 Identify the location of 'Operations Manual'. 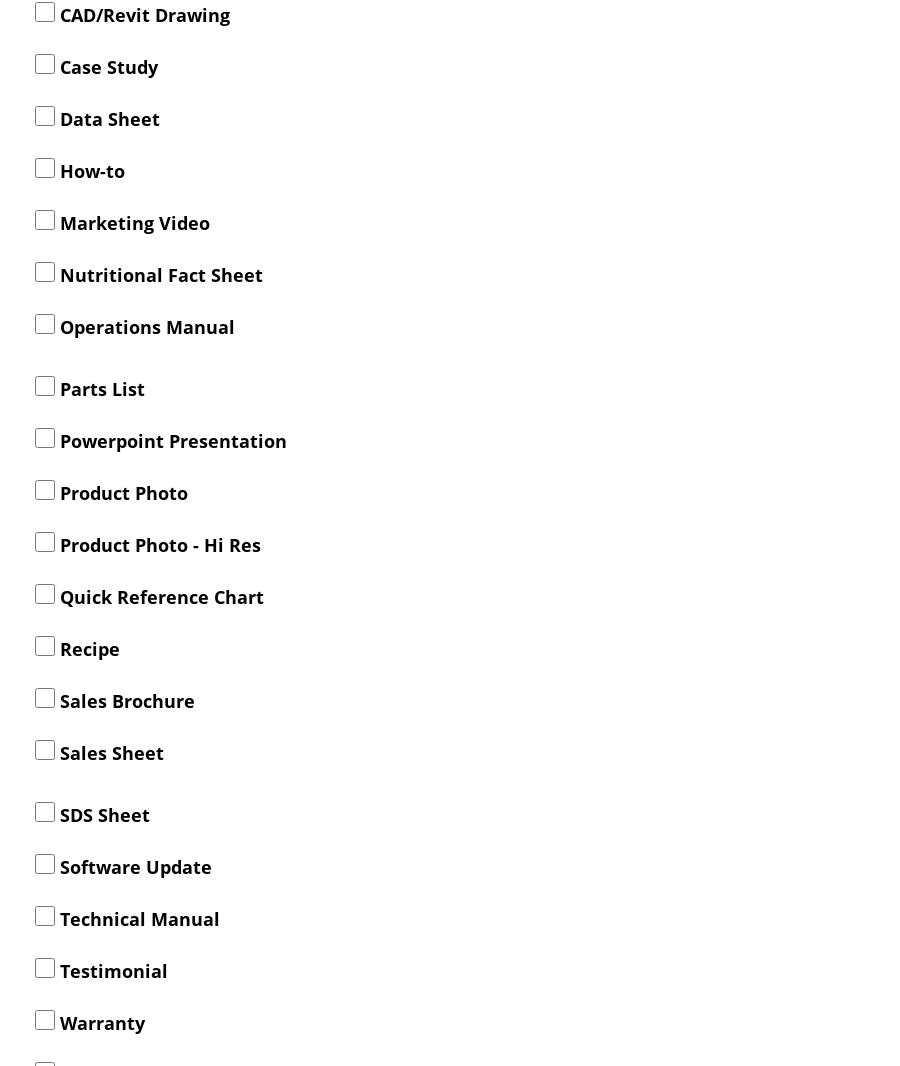
(144, 325).